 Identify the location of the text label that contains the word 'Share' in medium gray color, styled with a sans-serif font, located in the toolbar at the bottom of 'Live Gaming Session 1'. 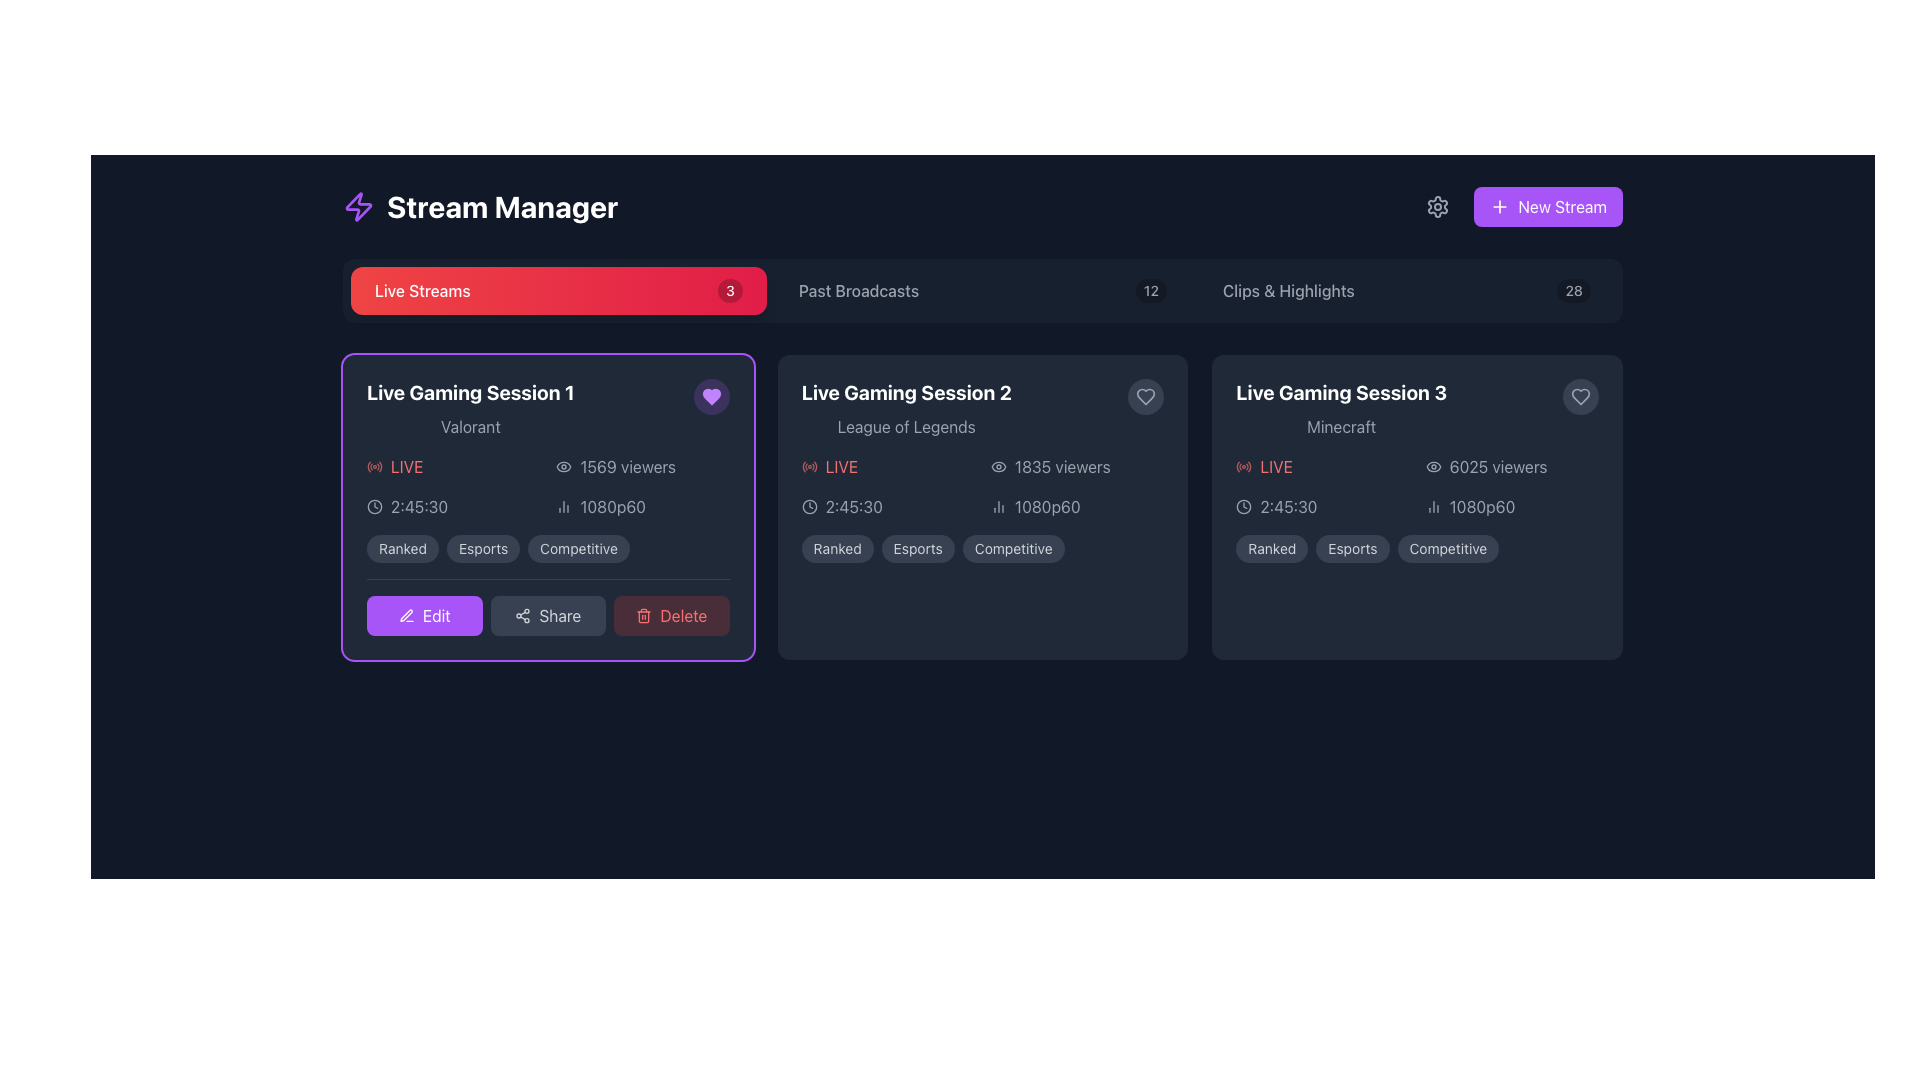
(560, 615).